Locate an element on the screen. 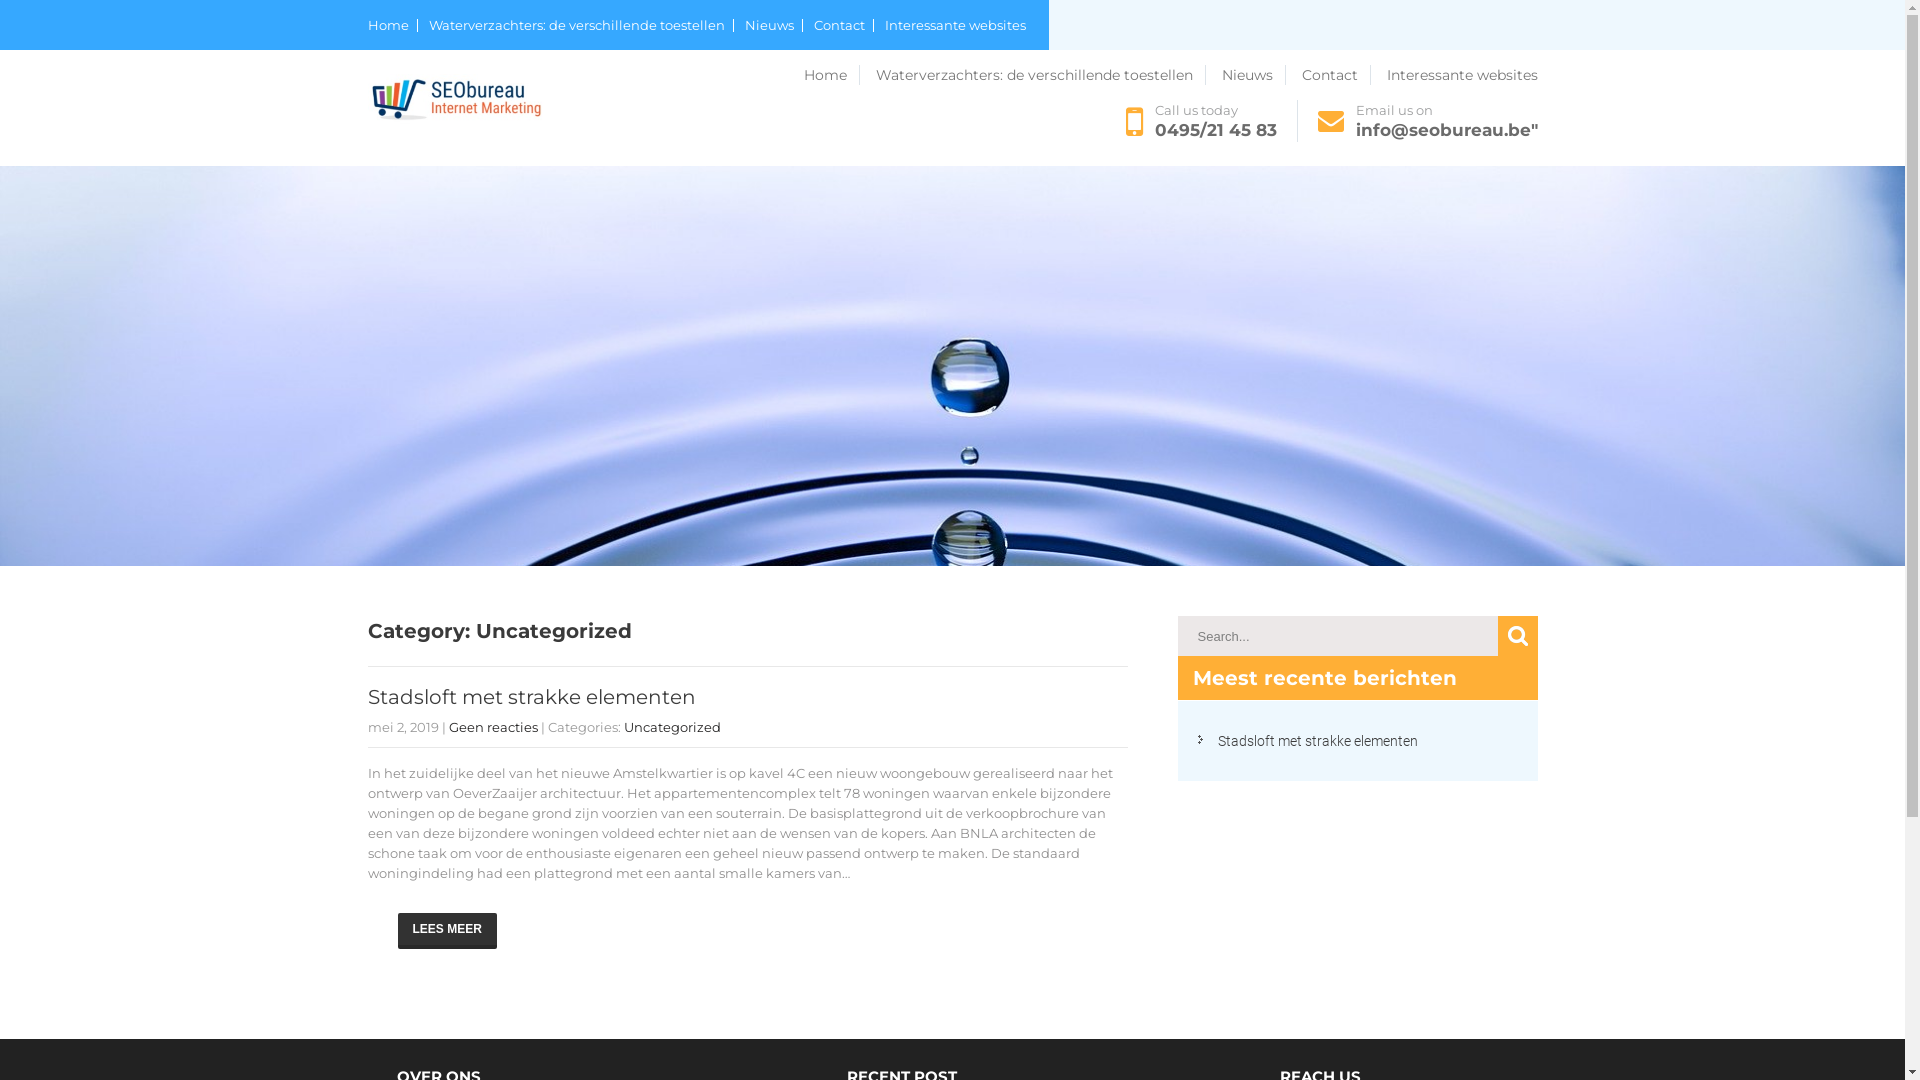 The image size is (1920, 1080). 'info@seobureau.be"' is located at coordinates (1446, 130).